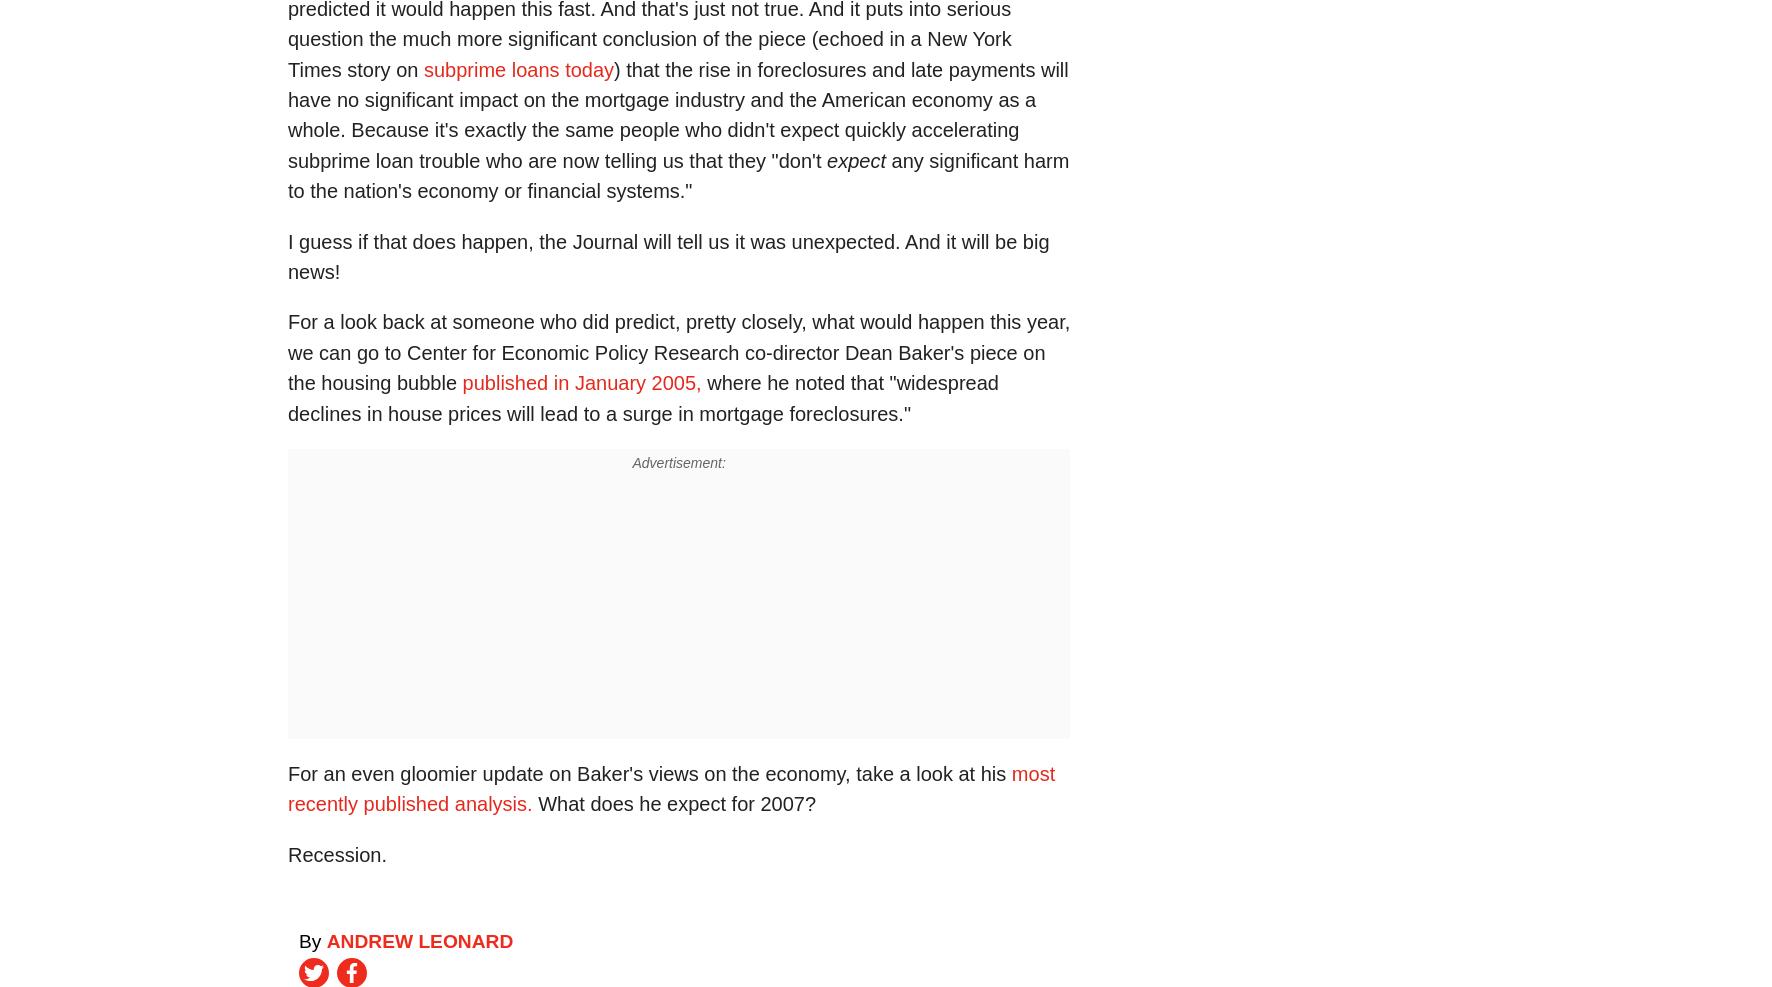 The image size is (1772, 987). What do you see at coordinates (311, 941) in the screenshot?
I see `'By'` at bounding box center [311, 941].